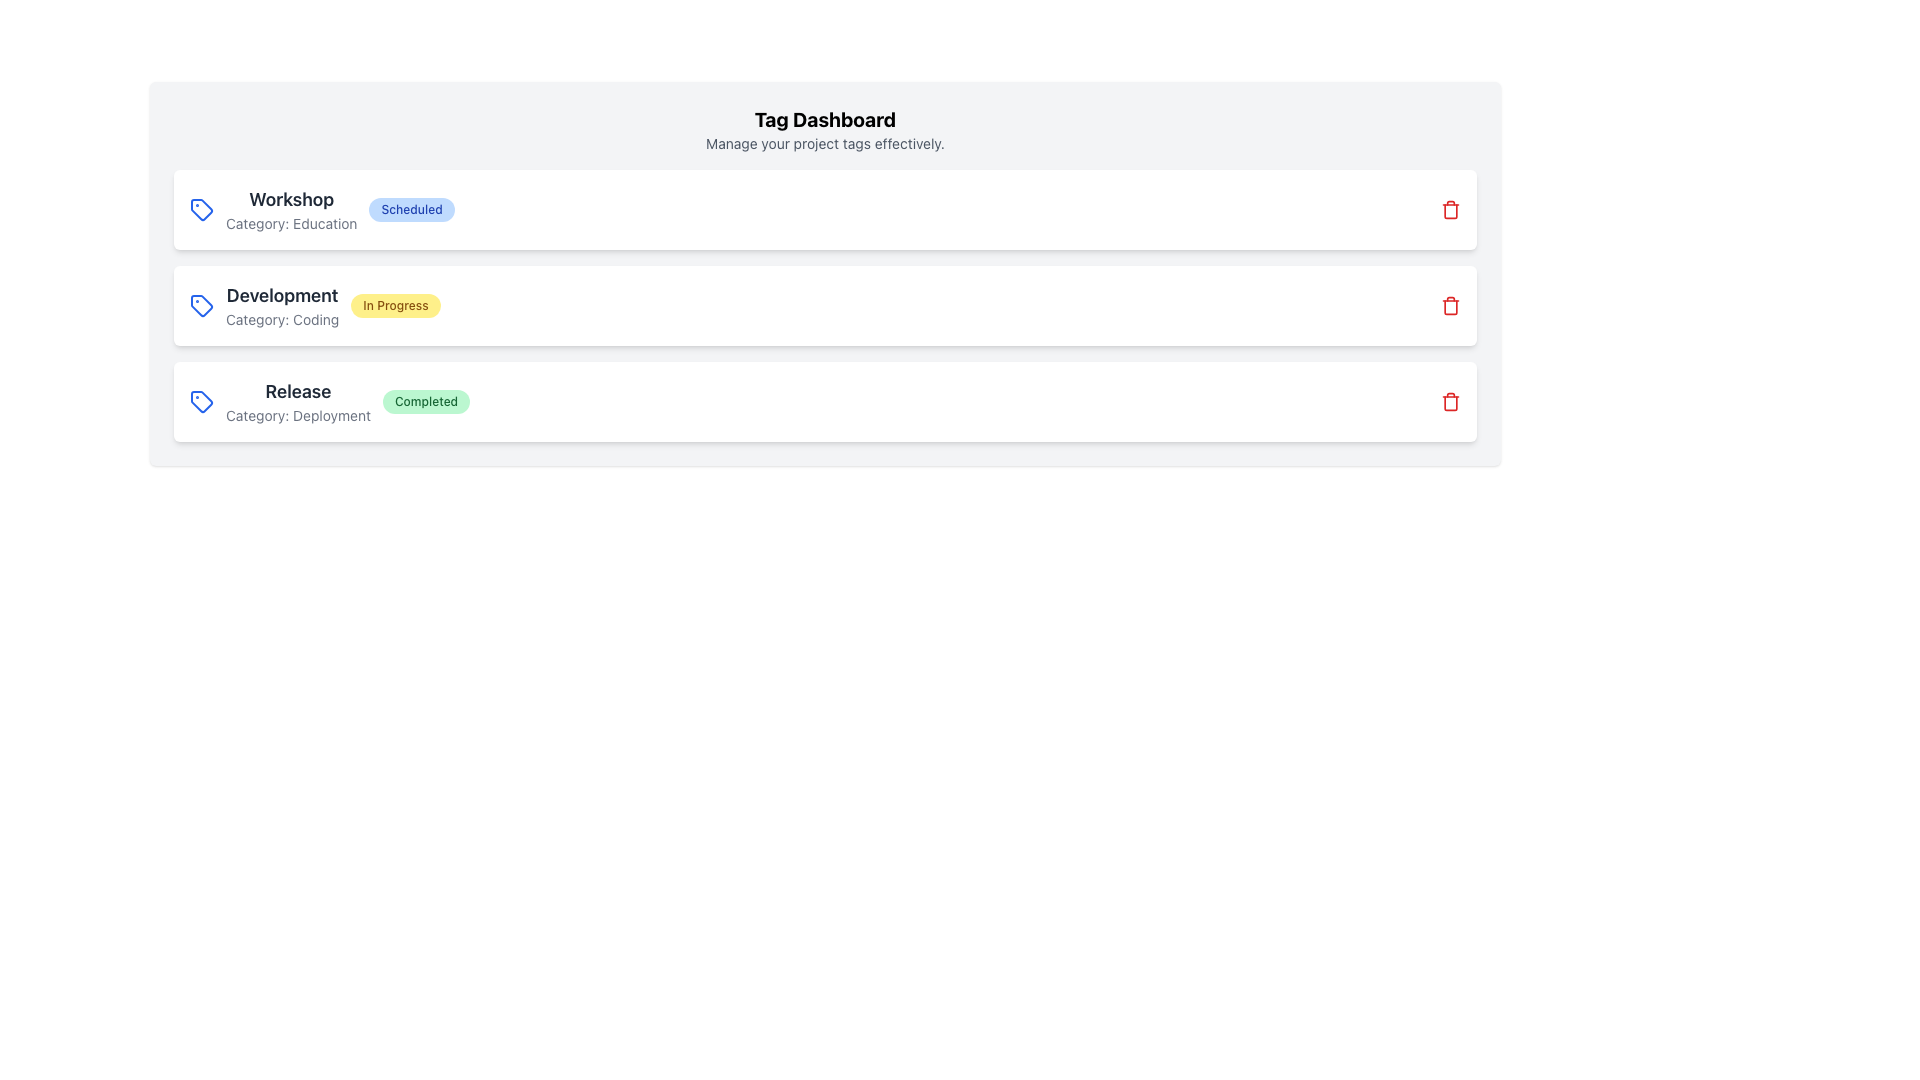 Image resolution: width=1920 pixels, height=1080 pixels. Describe the element at coordinates (425, 401) in the screenshot. I see `the status indicator badge for 'Release' located on the far right side of the 'Release' section, aligned with the text 'Release' and 'Category: Deployment'` at that location.